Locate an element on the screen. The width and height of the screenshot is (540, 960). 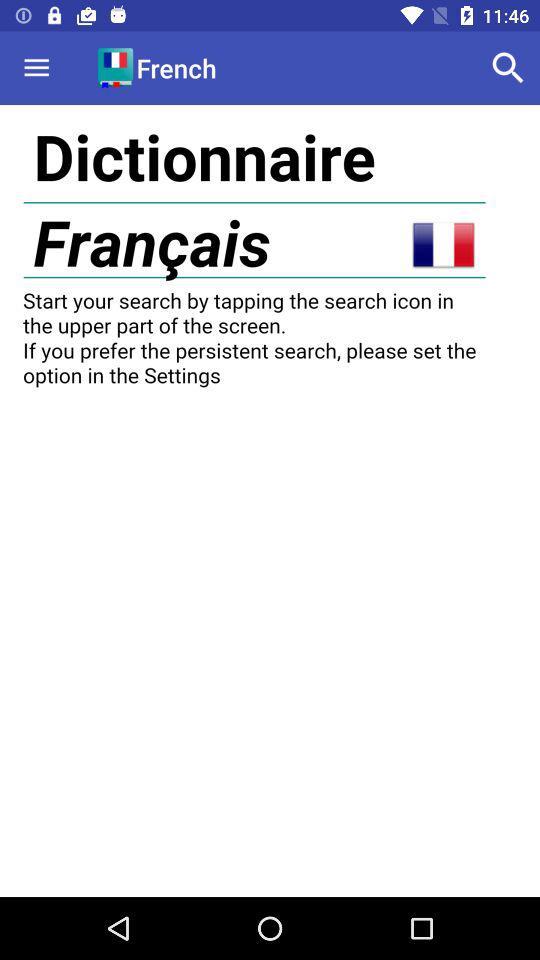
display screen is located at coordinates (270, 500).